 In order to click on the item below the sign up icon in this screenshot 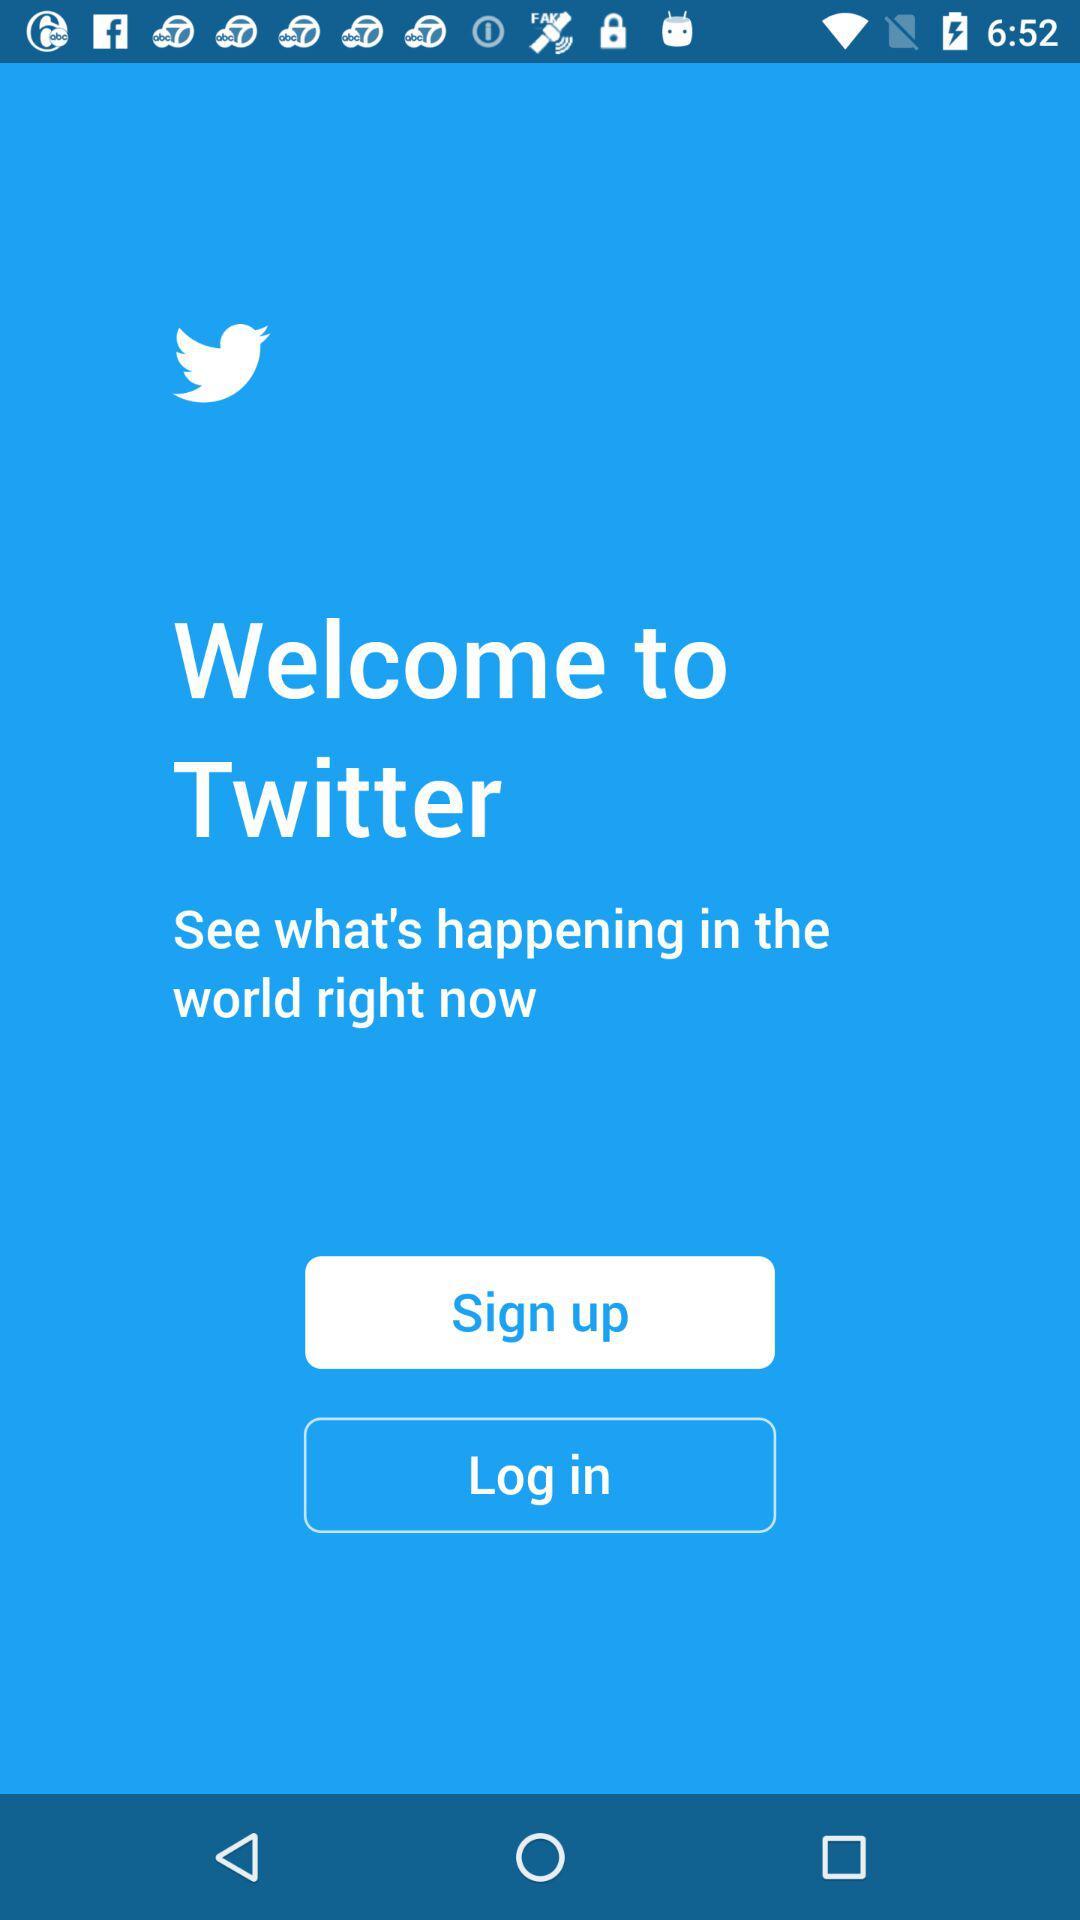, I will do `click(540, 1475)`.